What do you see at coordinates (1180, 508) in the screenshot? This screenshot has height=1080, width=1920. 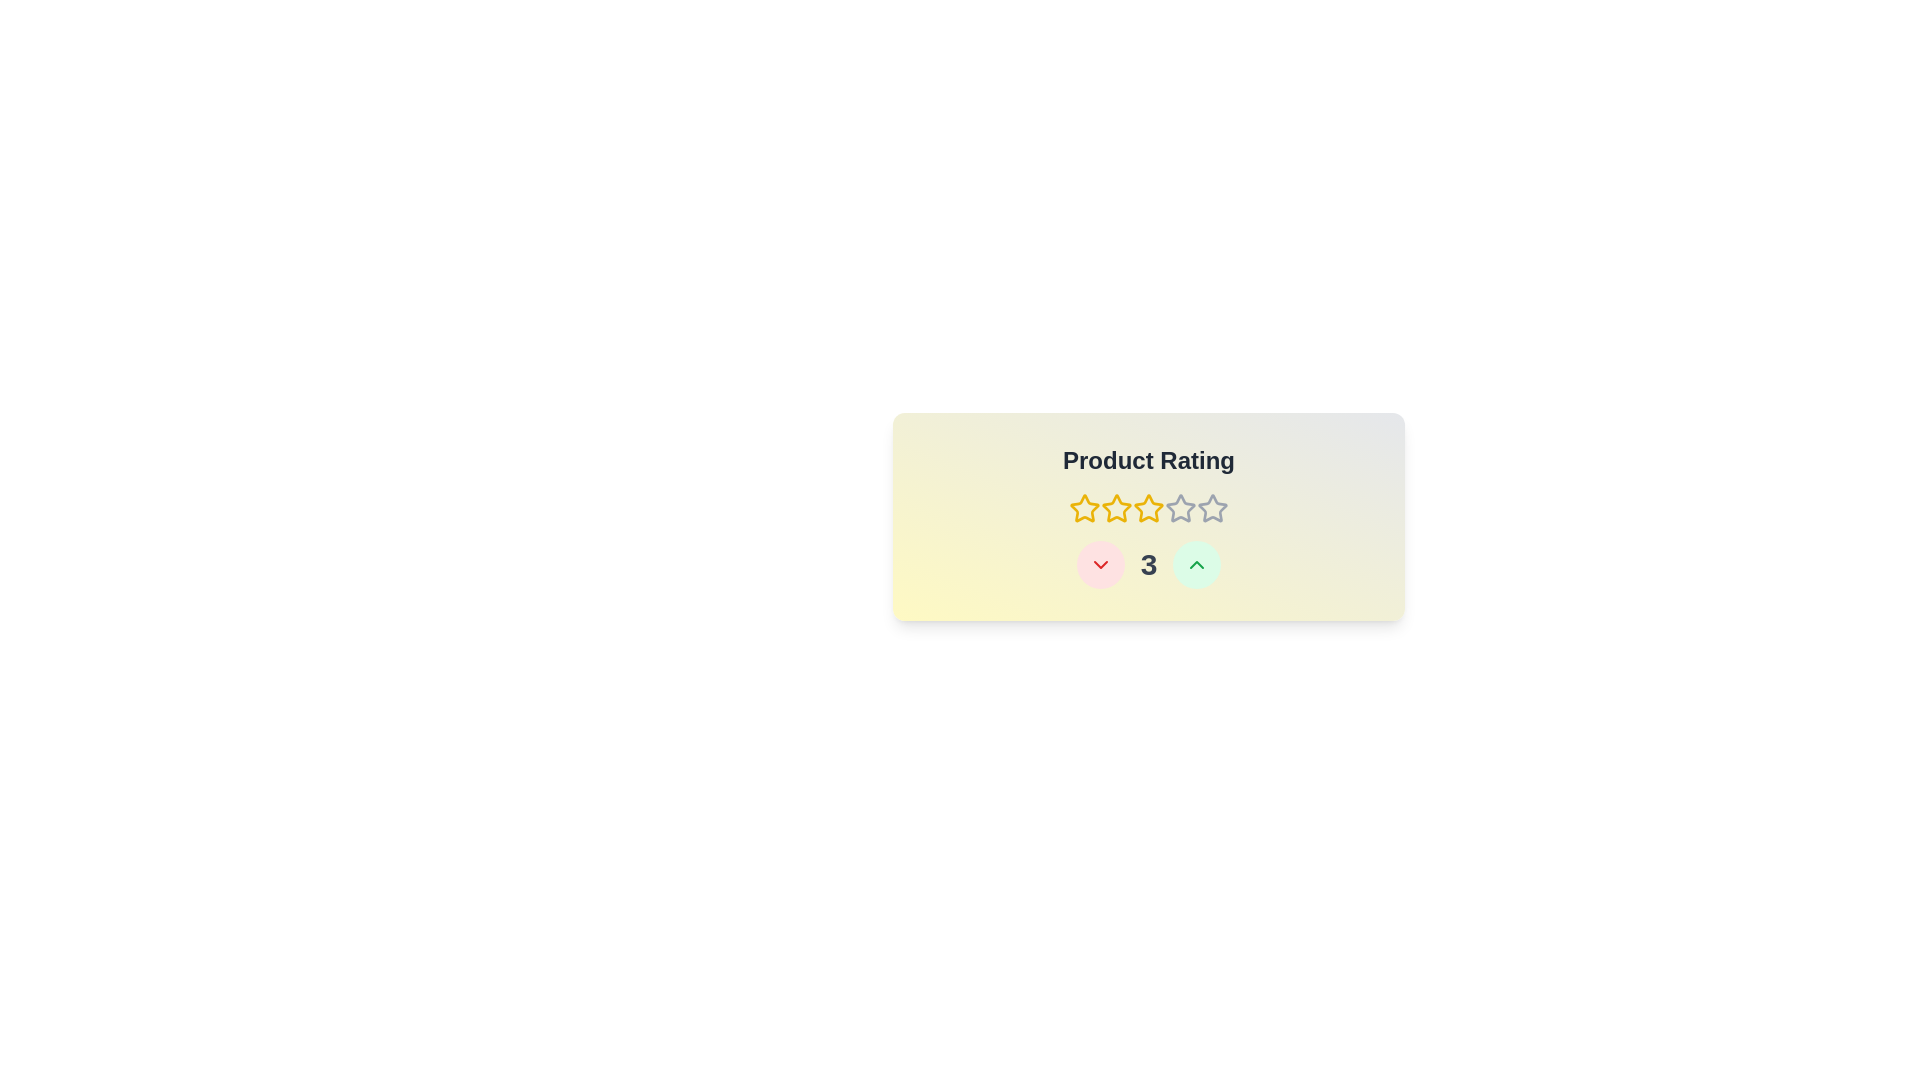 I see `the fifth star-shaped icon with a hollow center and gray border` at bounding box center [1180, 508].